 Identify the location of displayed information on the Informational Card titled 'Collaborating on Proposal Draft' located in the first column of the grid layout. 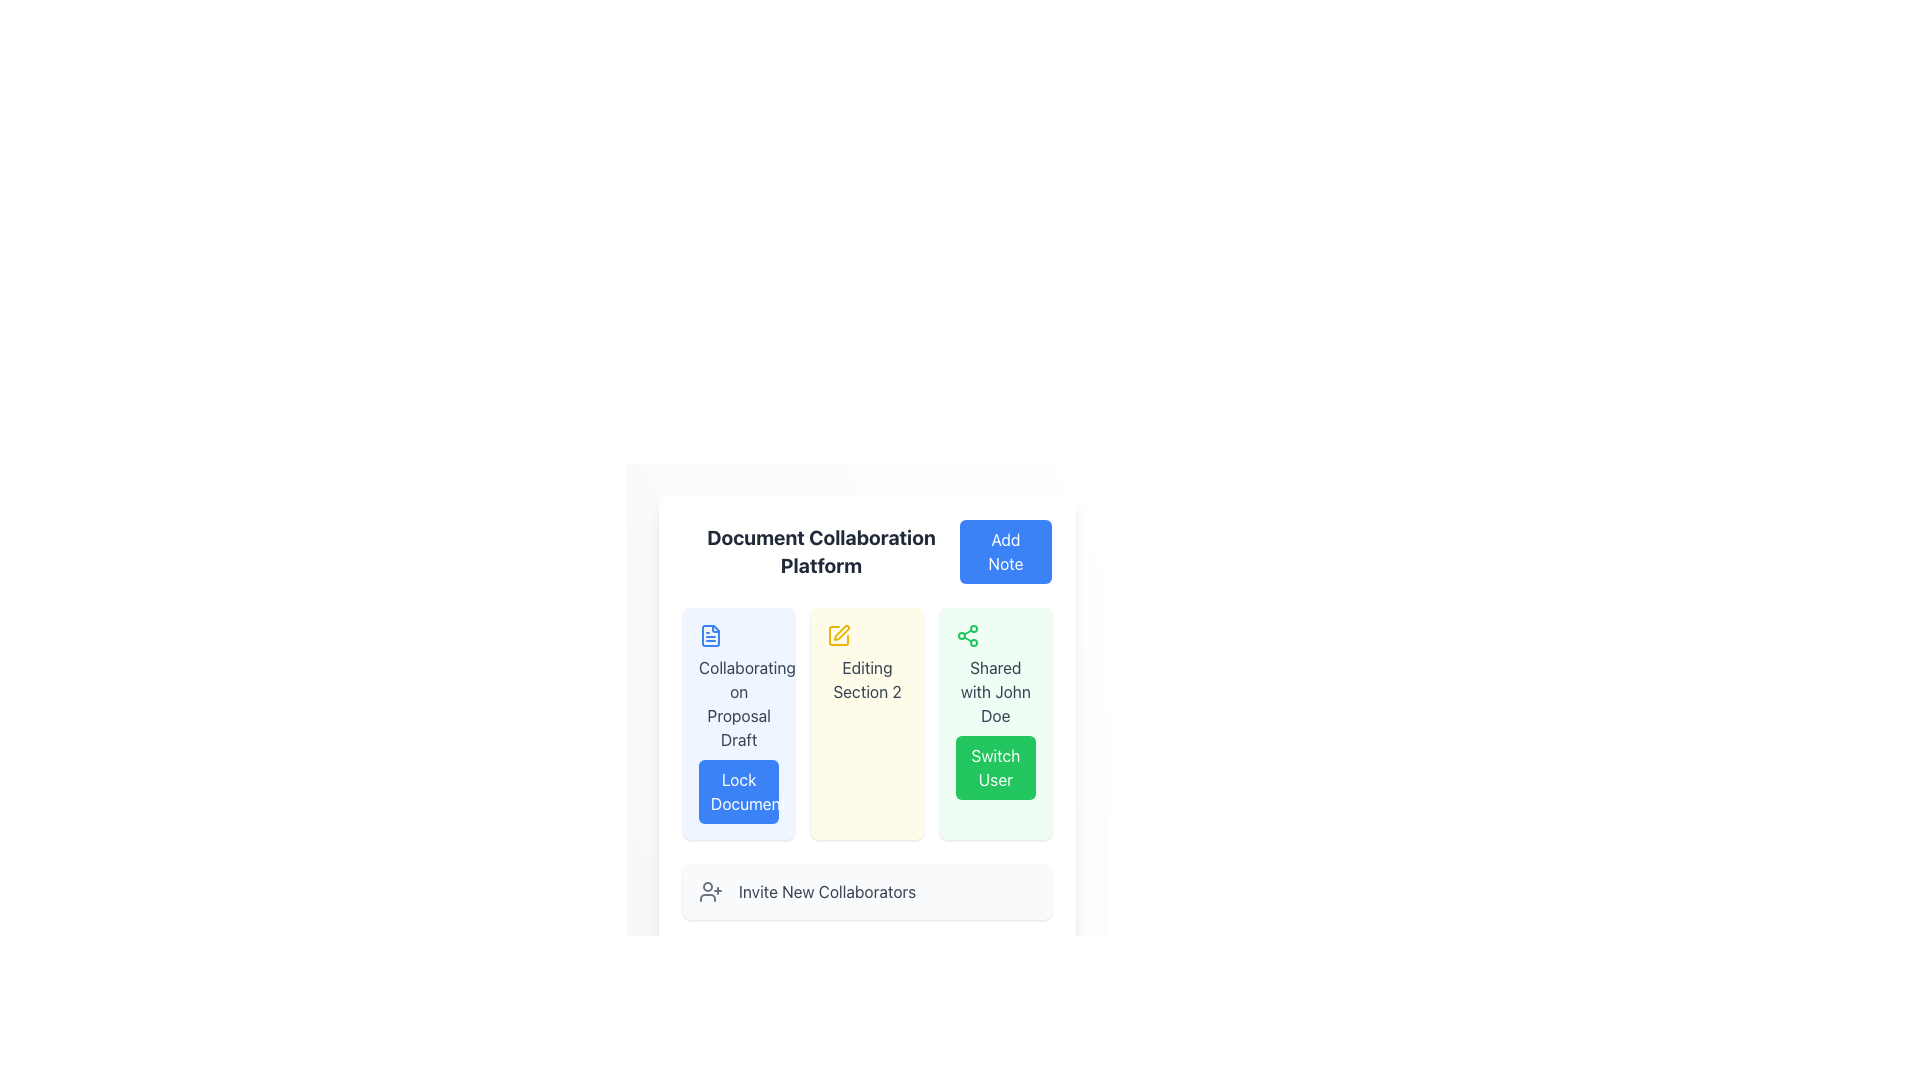
(738, 724).